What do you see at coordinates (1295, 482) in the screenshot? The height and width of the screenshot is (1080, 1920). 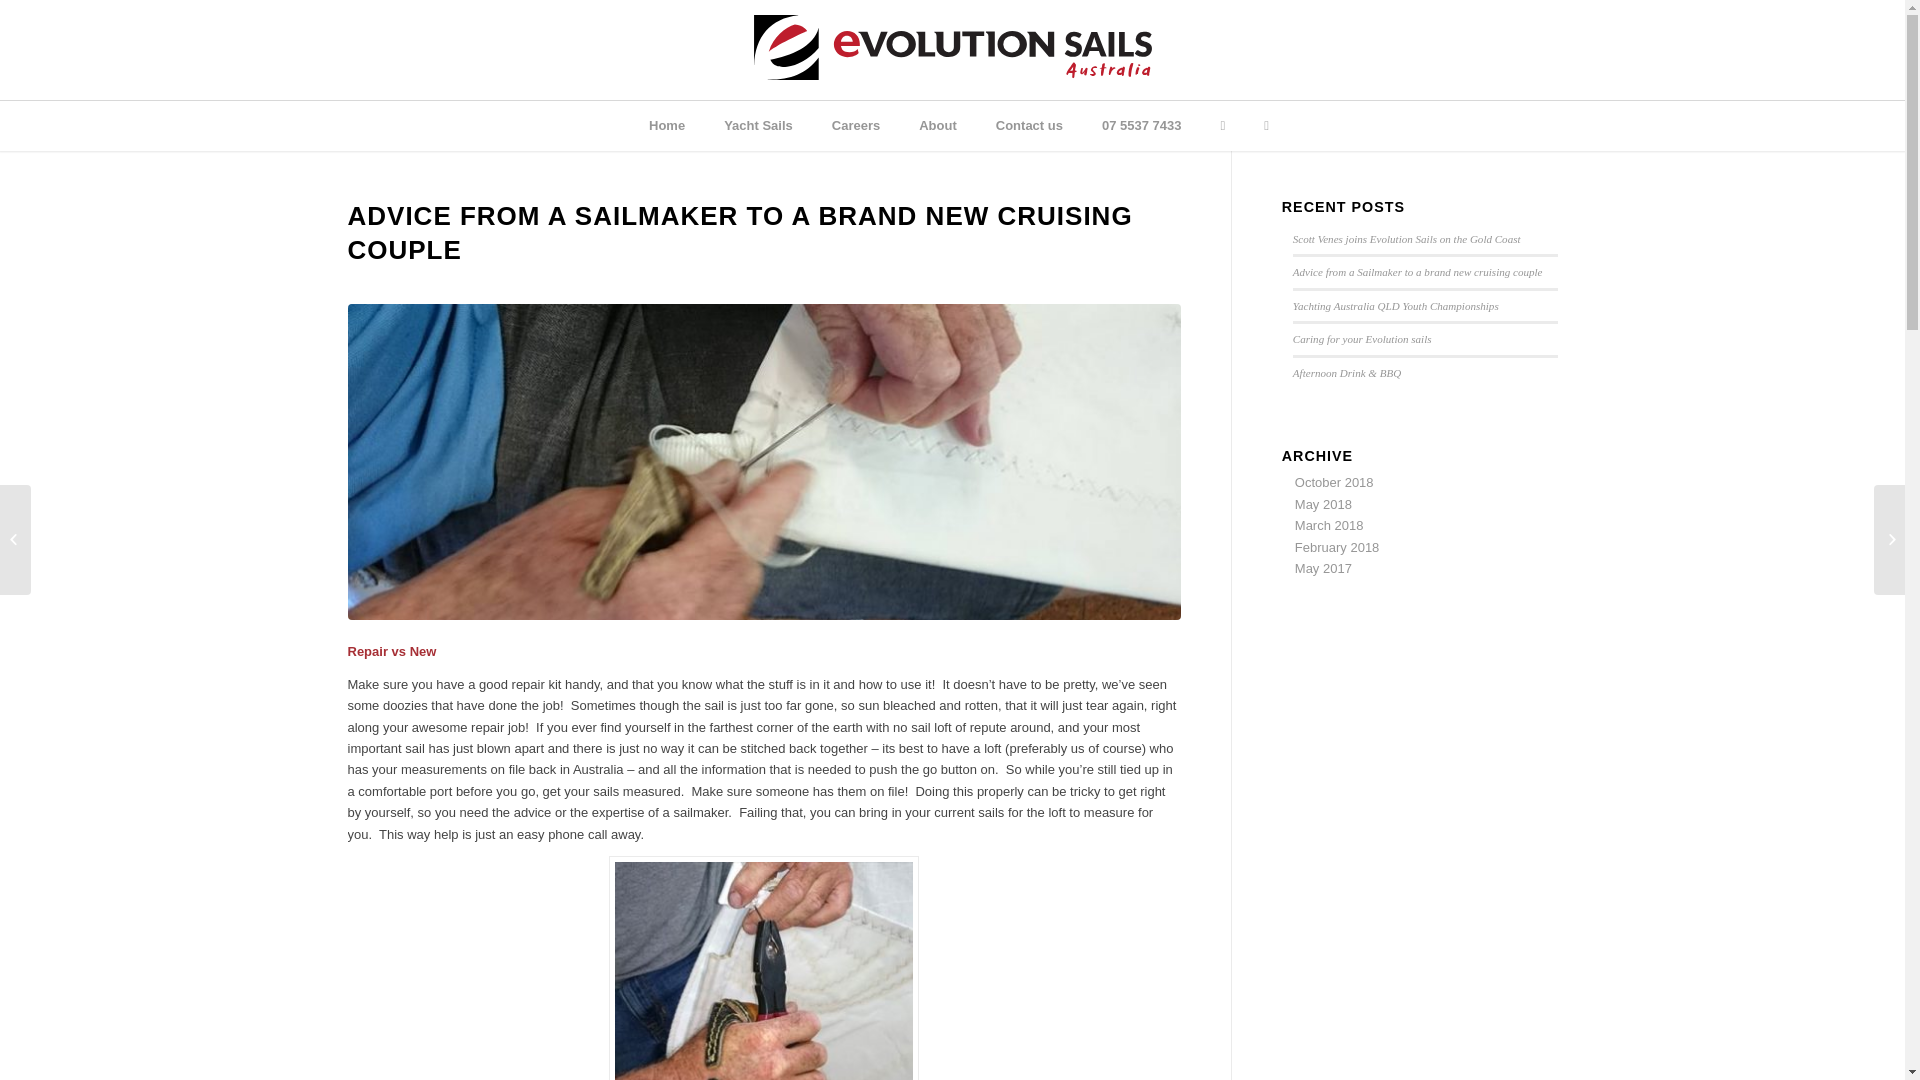 I see `'October 2018'` at bounding box center [1295, 482].